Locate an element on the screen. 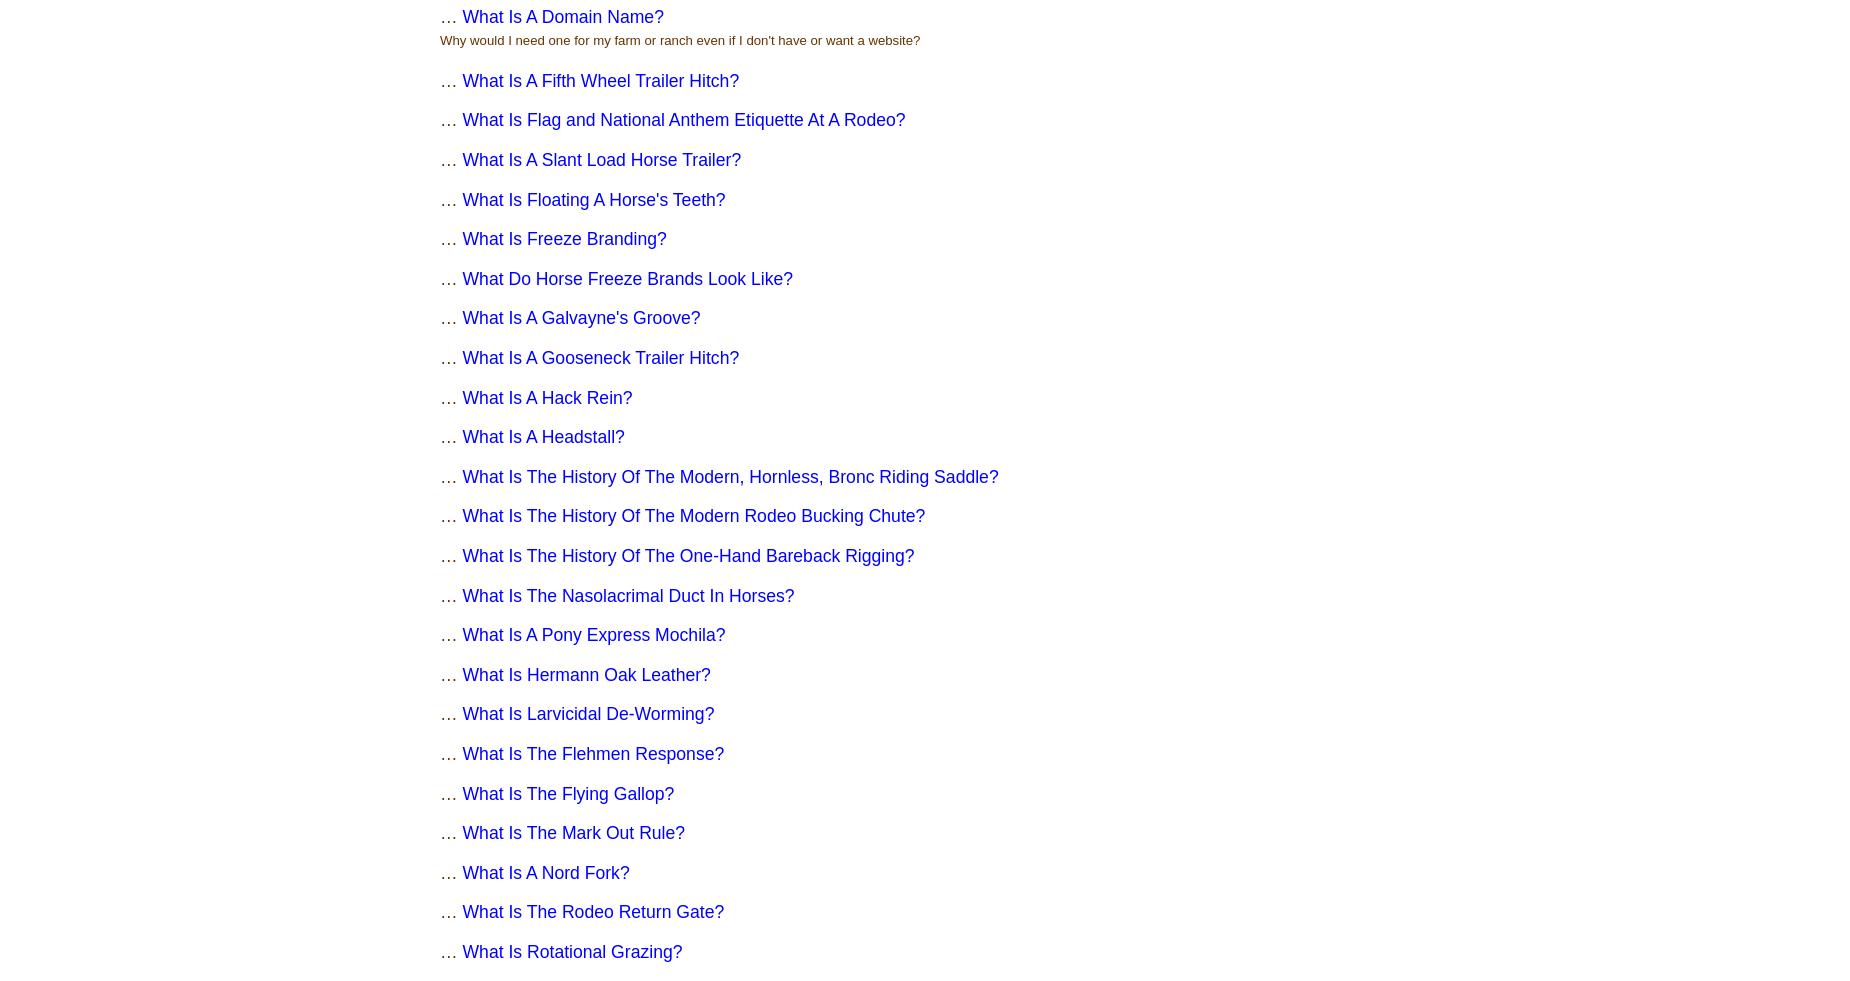 The image size is (1850, 981). 'What Is A Nord Fork?' is located at coordinates (545, 872).